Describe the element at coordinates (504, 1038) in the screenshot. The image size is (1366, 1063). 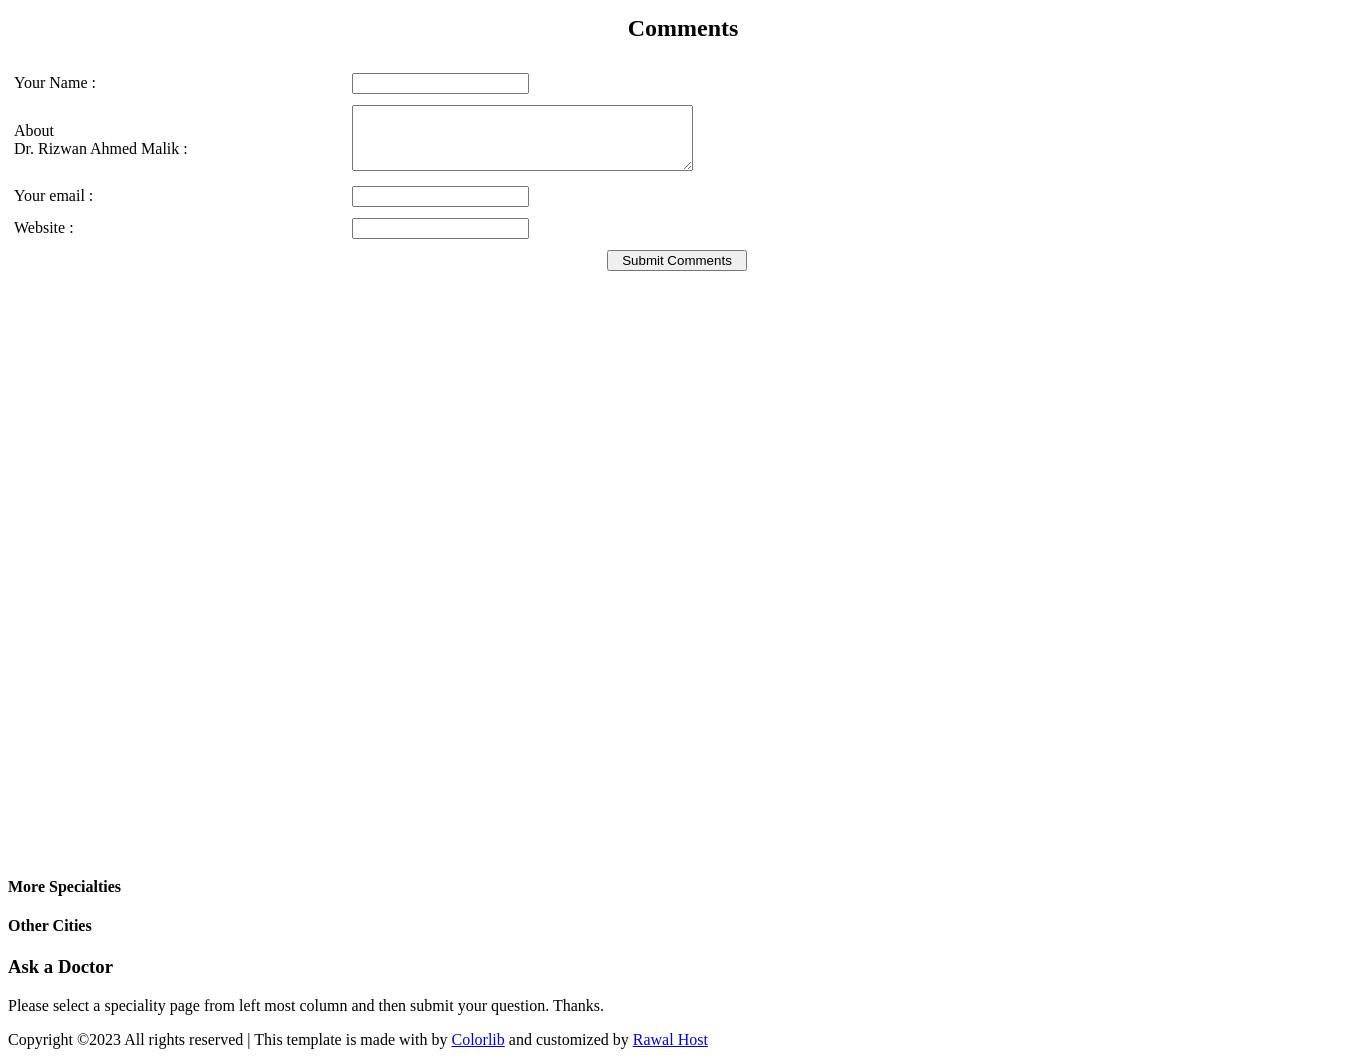
I see `'and customized by'` at that location.